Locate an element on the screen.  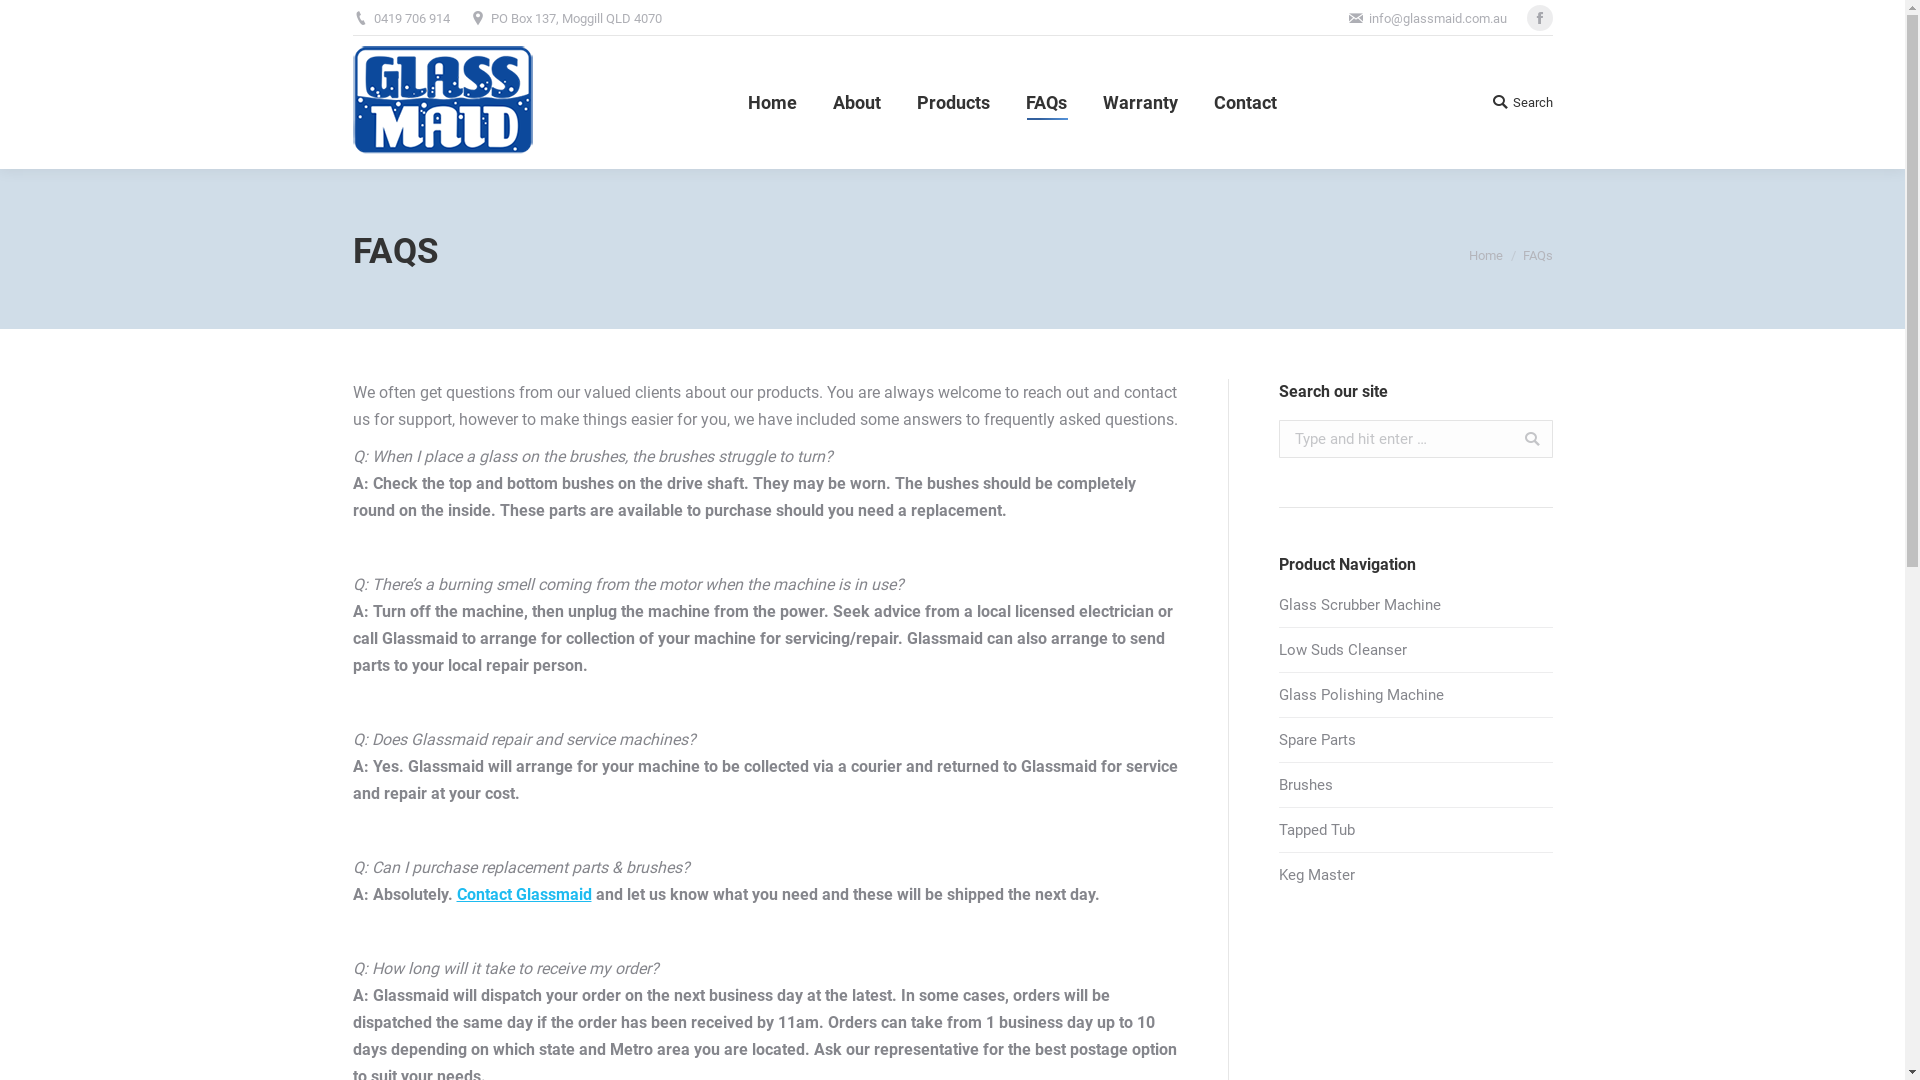
'Brushes' is located at coordinates (1305, 784).